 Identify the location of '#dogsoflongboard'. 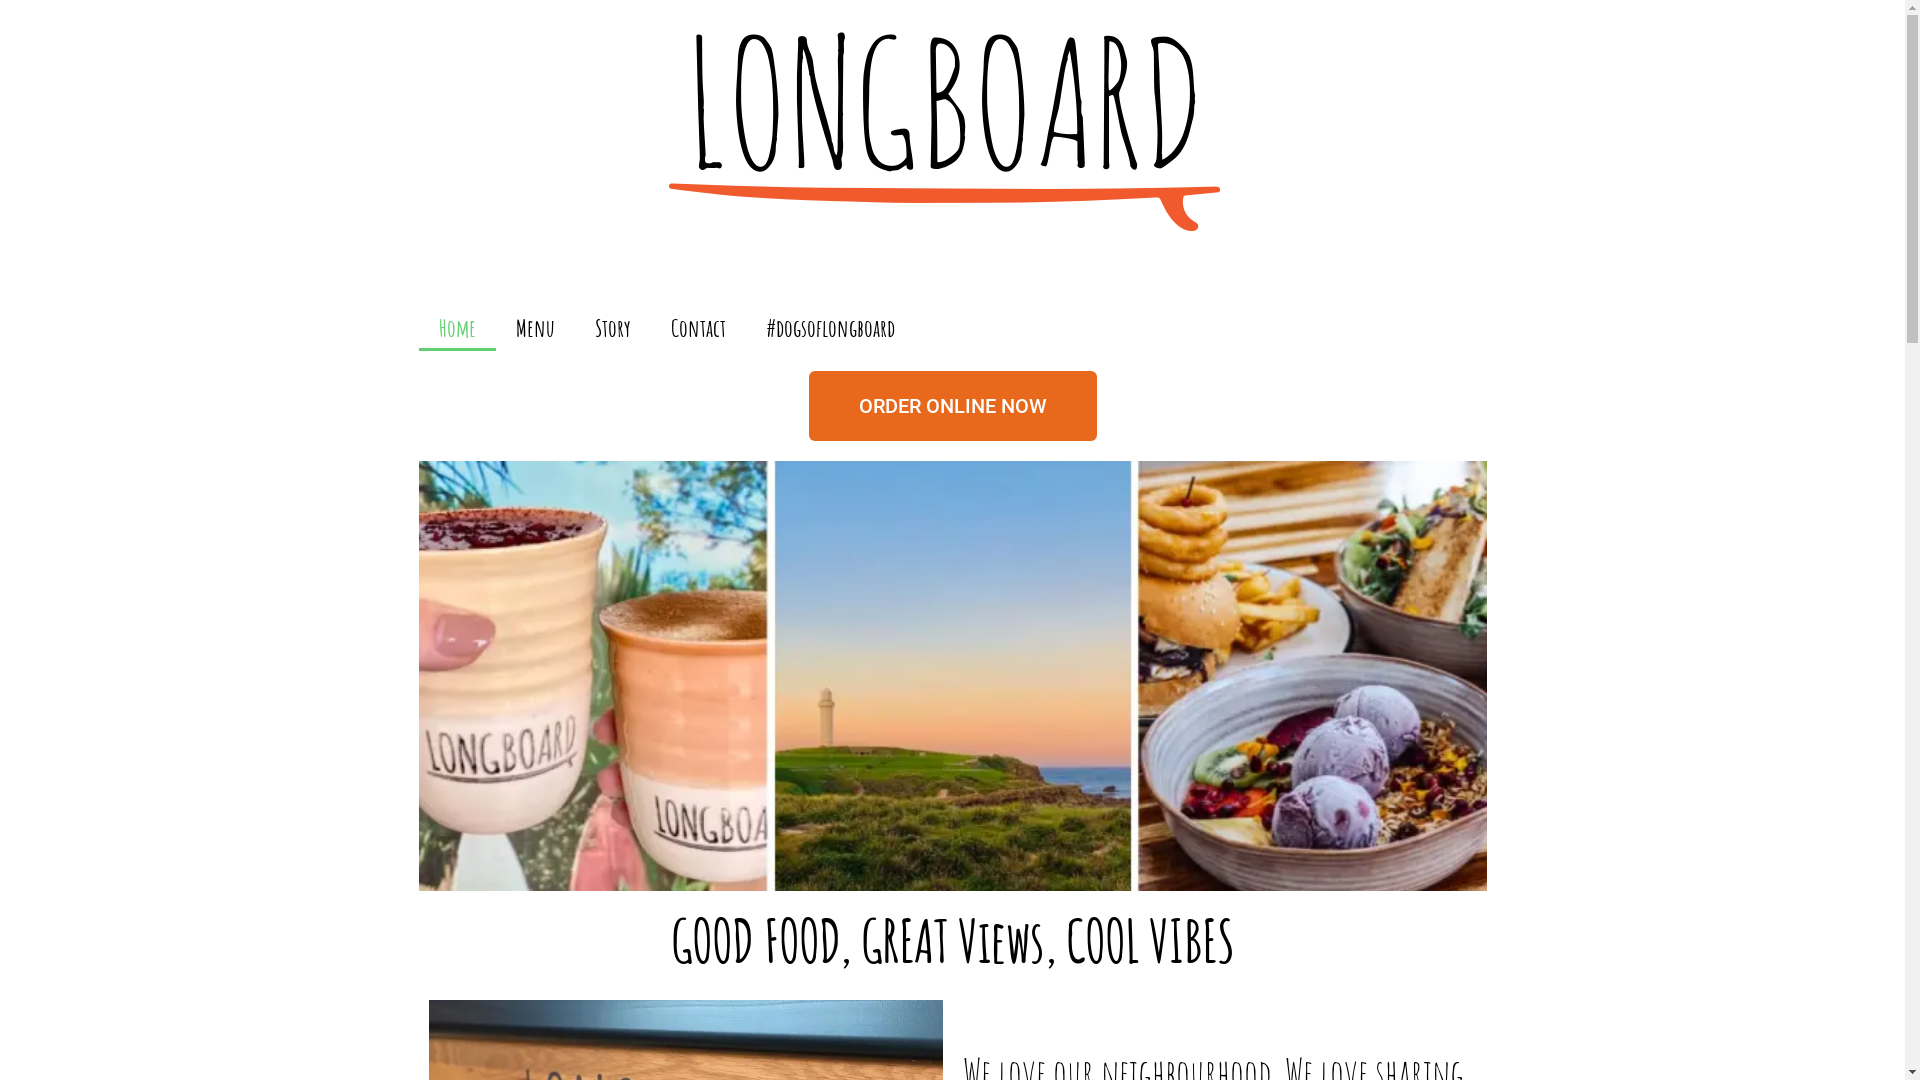
(830, 326).